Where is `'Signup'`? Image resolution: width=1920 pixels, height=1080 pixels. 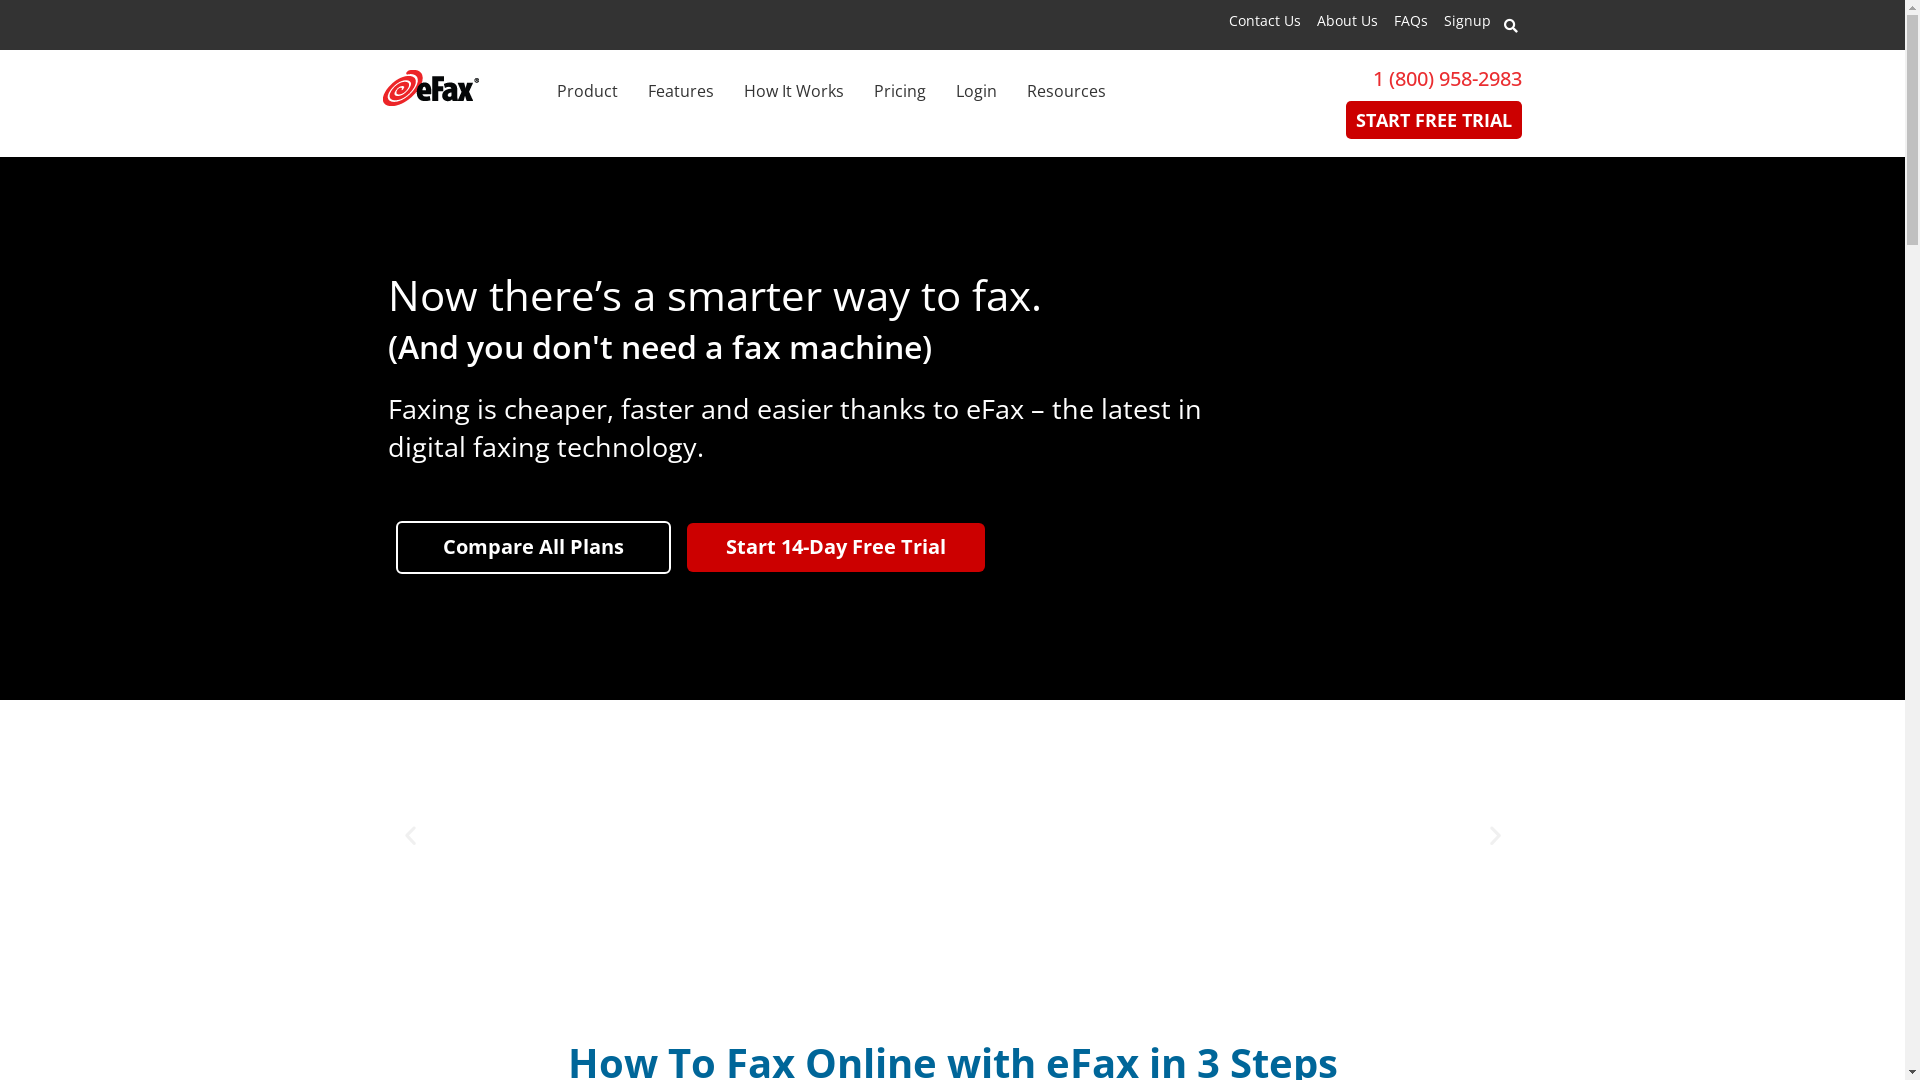
'Signup' is located at coordinates (1467, 20).